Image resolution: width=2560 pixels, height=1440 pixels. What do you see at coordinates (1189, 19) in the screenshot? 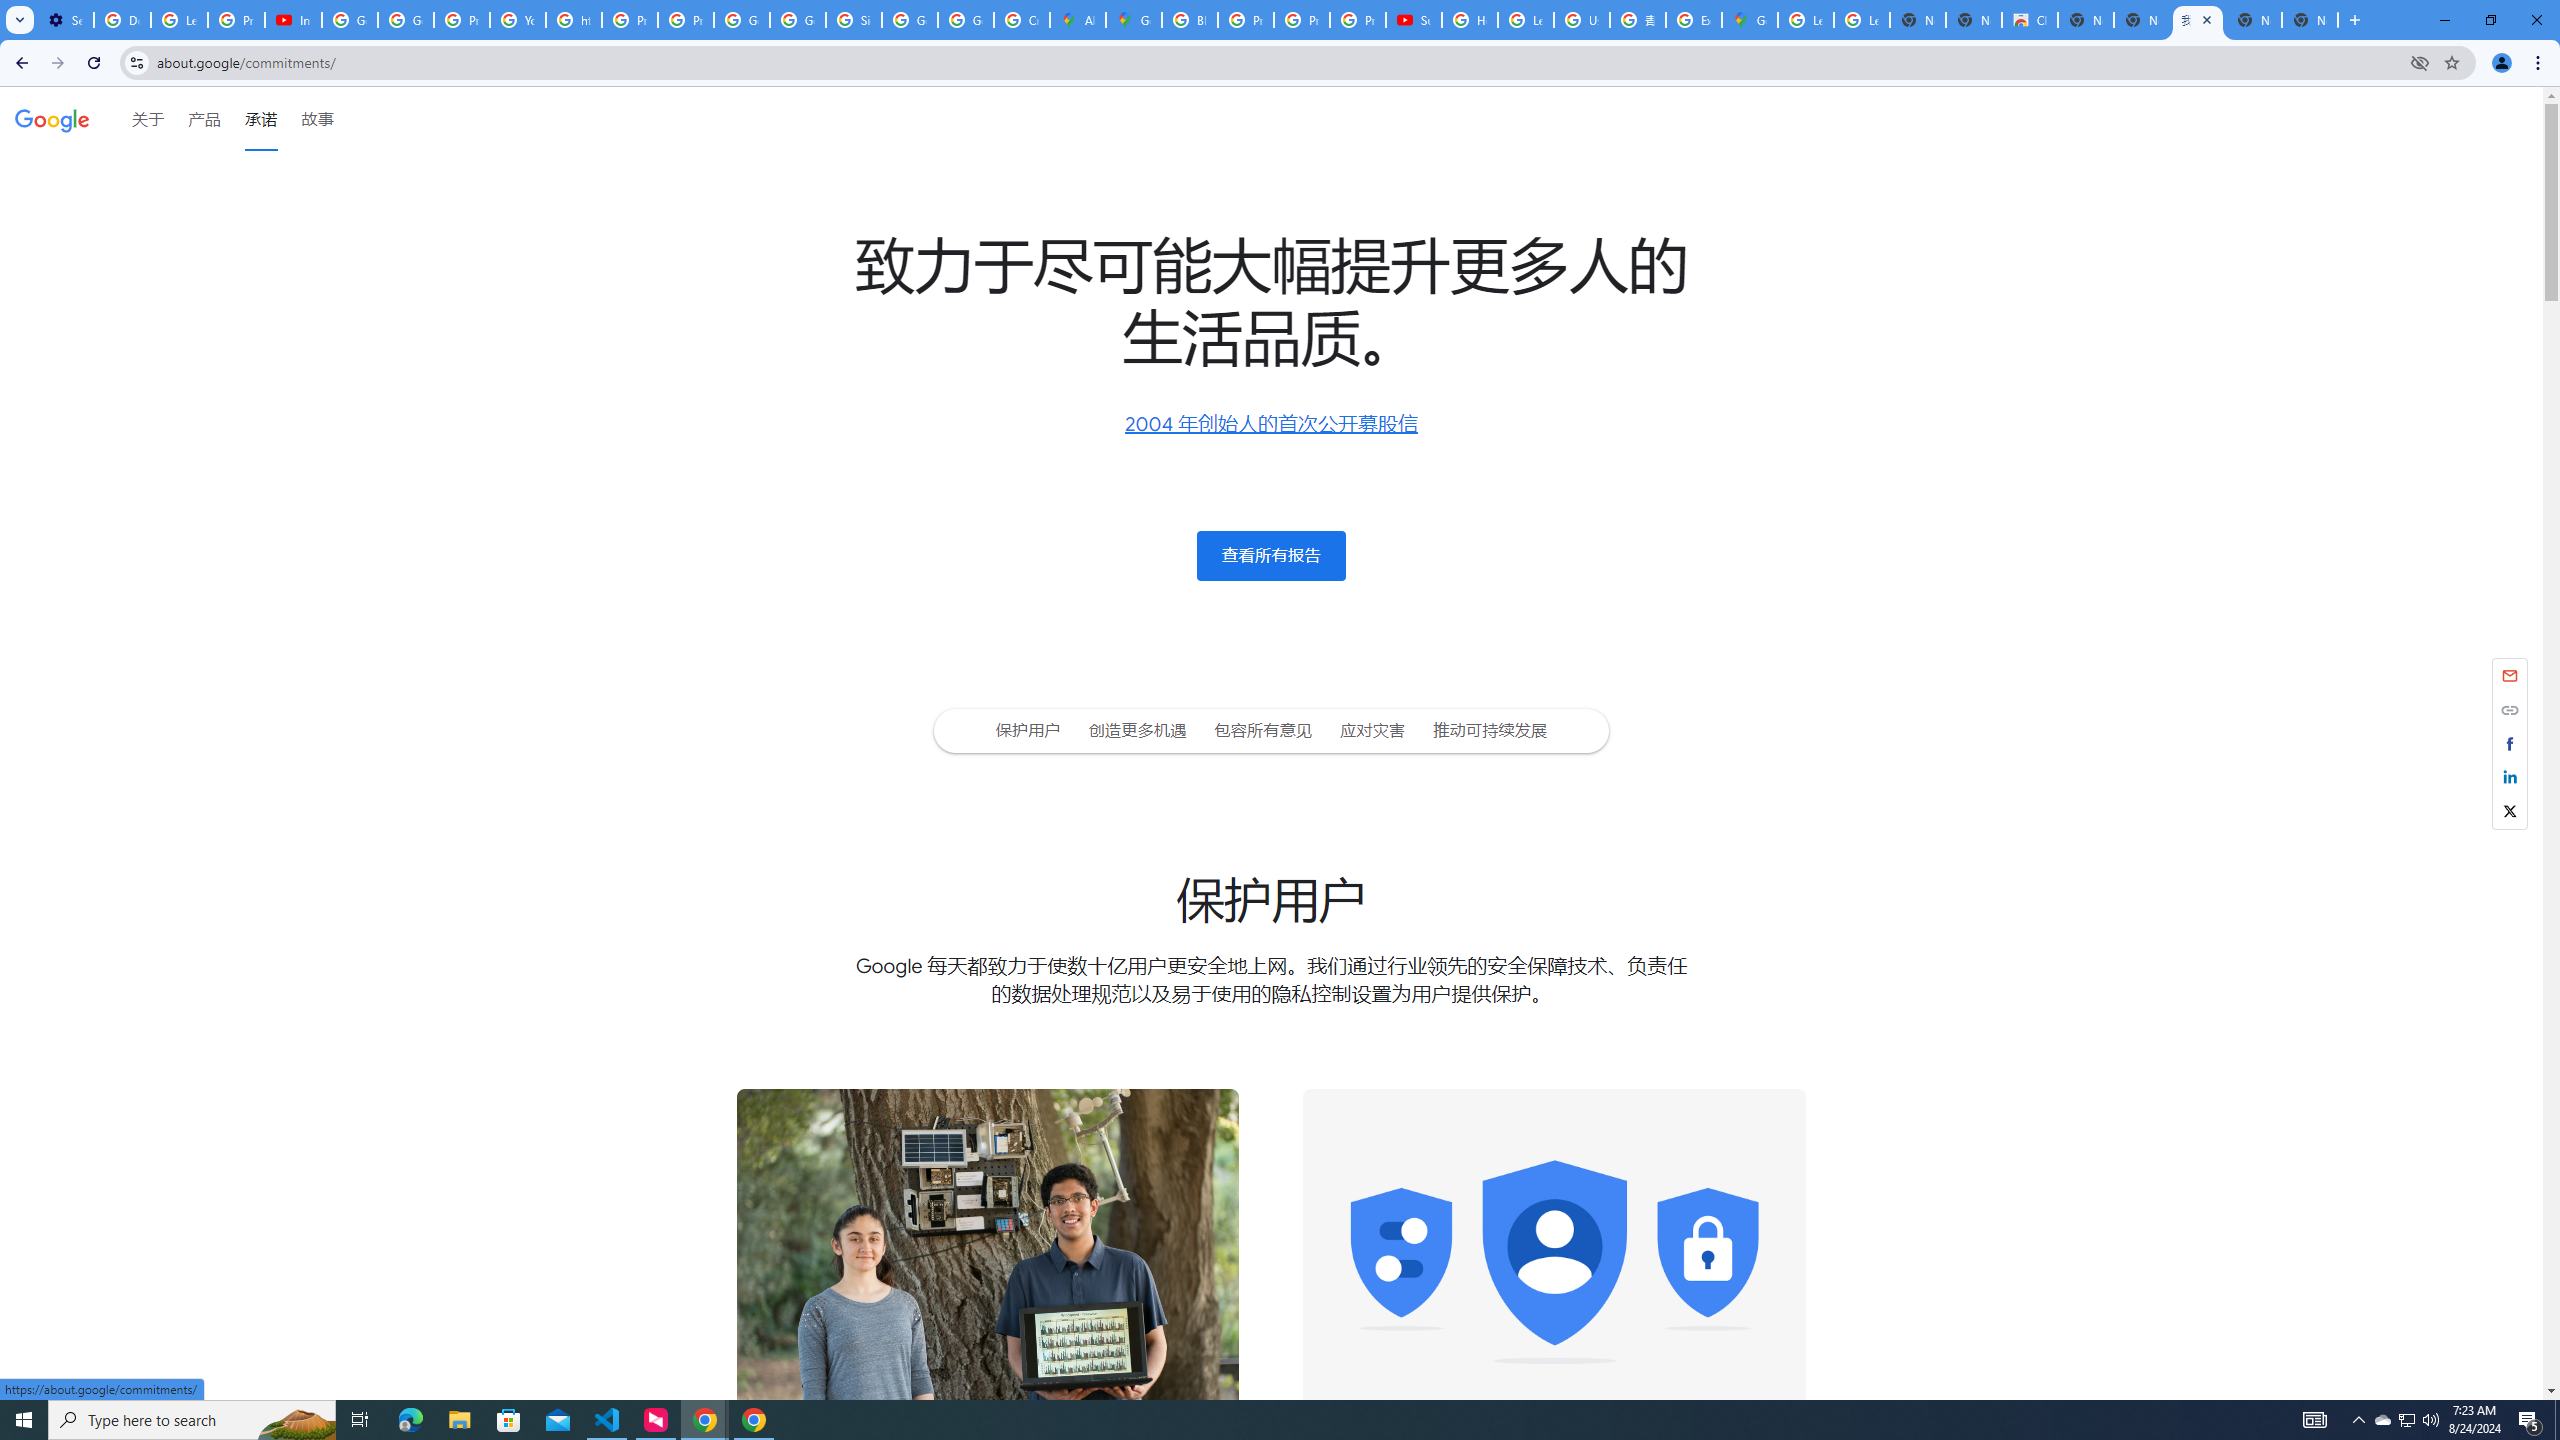
I see `'Blogger Policies and Guidelines - Transparency Center'` at bounding box center [1189, 19].